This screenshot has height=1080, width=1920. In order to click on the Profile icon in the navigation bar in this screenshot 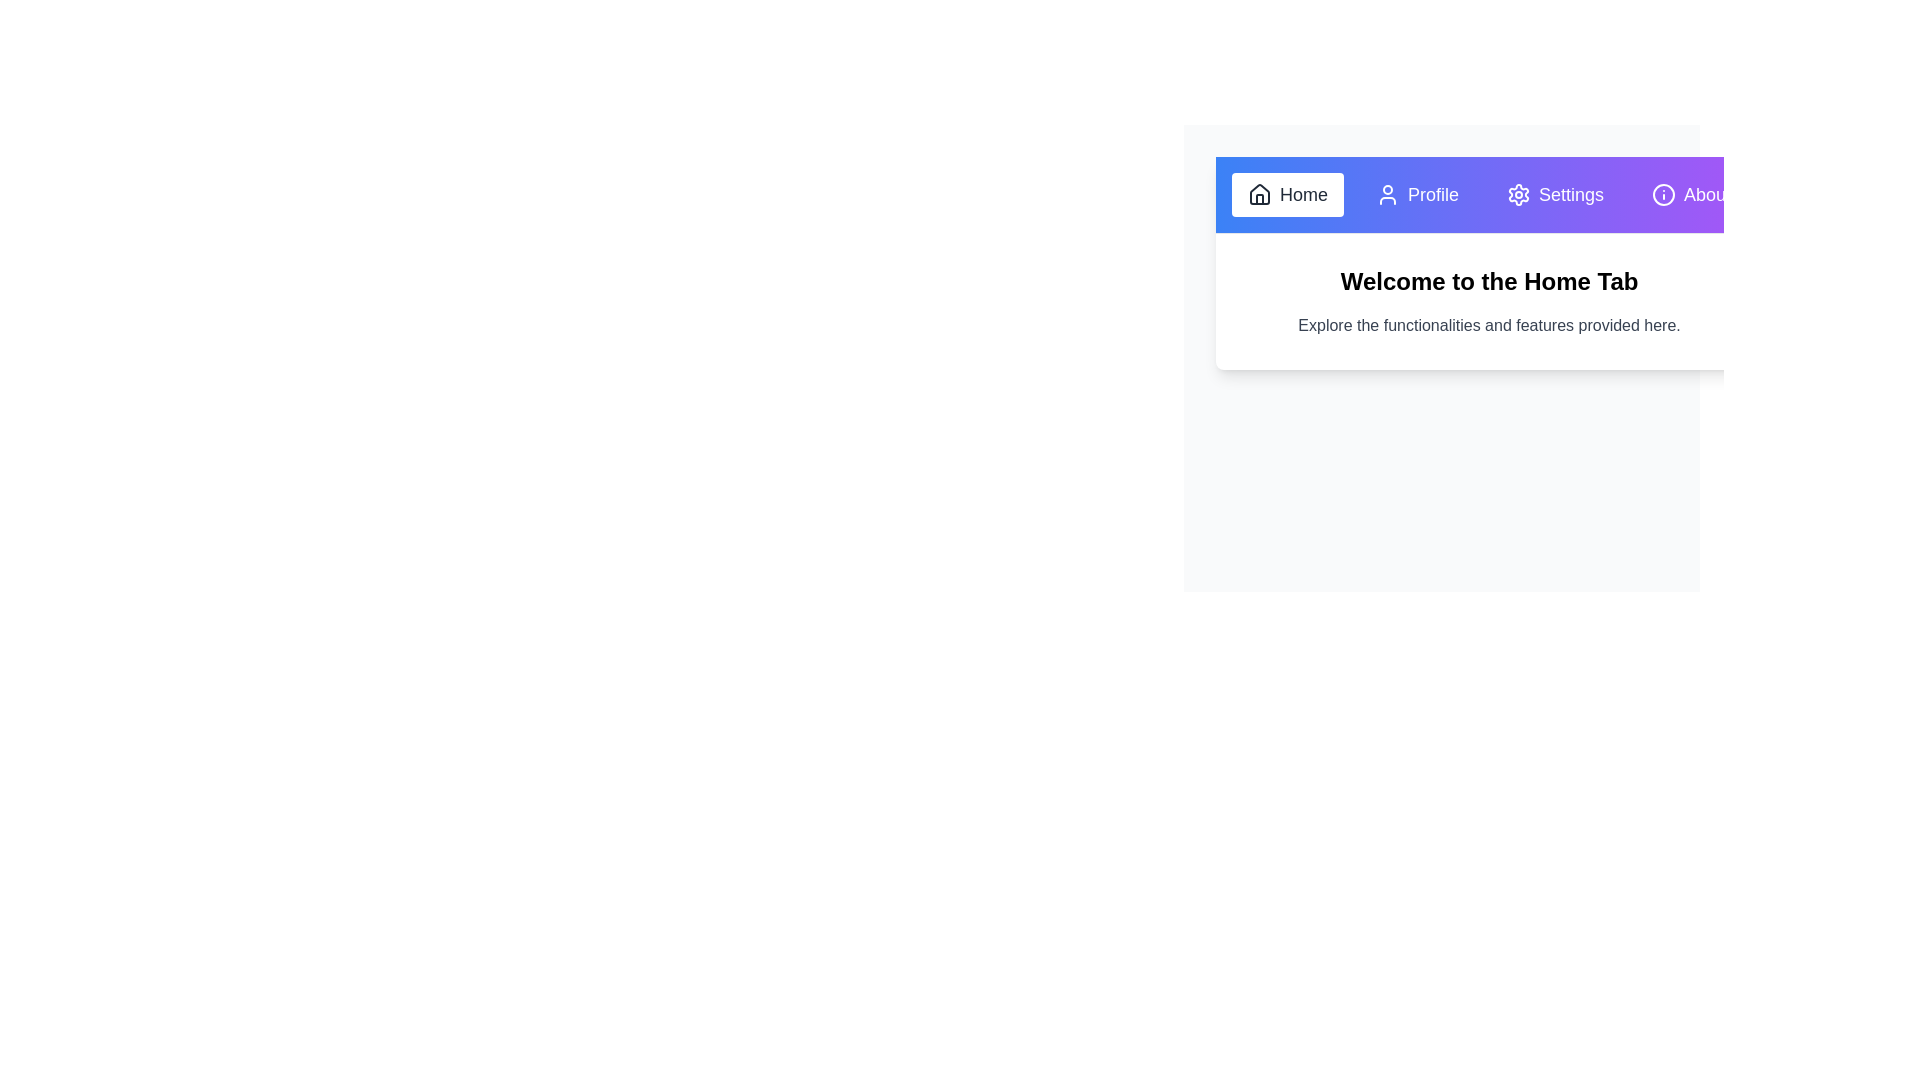, I will do `click(1386, 195)`.